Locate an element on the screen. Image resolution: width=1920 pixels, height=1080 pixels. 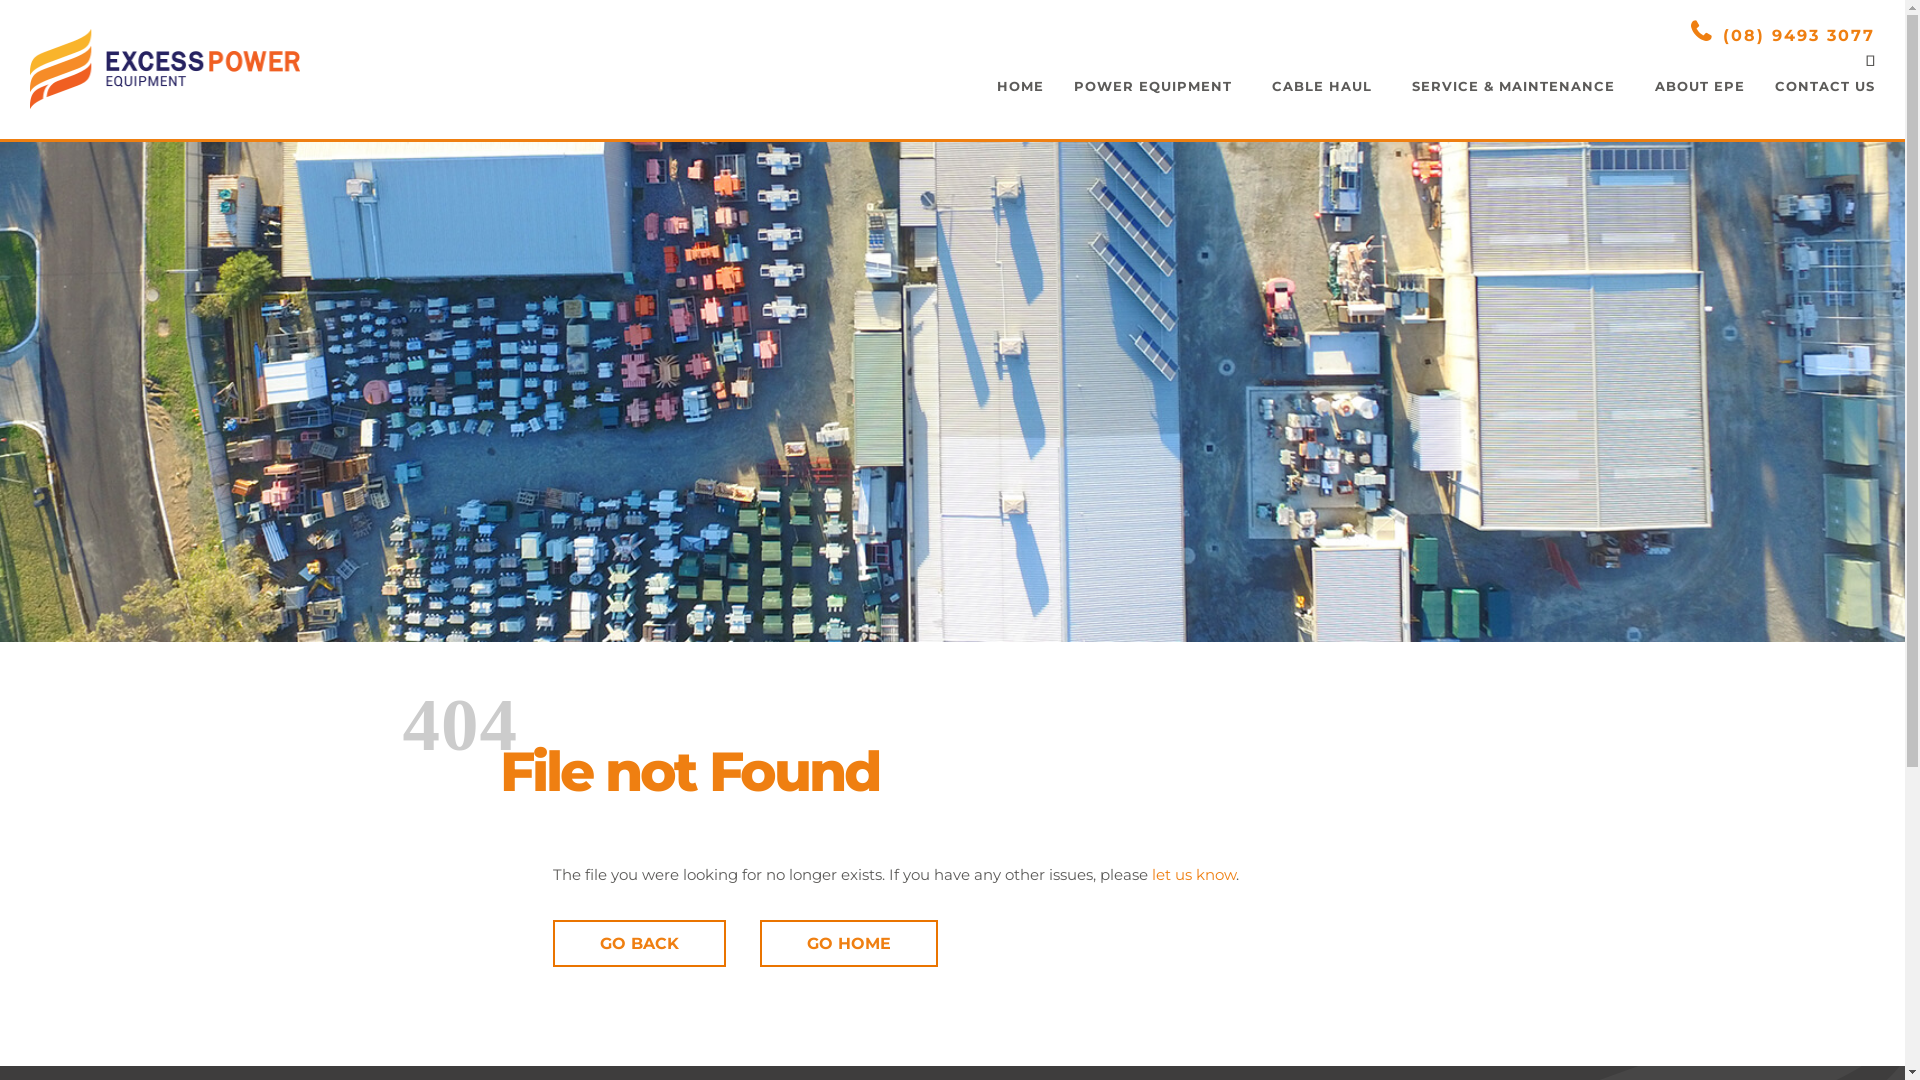
'CONTACT US' is located at coordinates (1819, 106).